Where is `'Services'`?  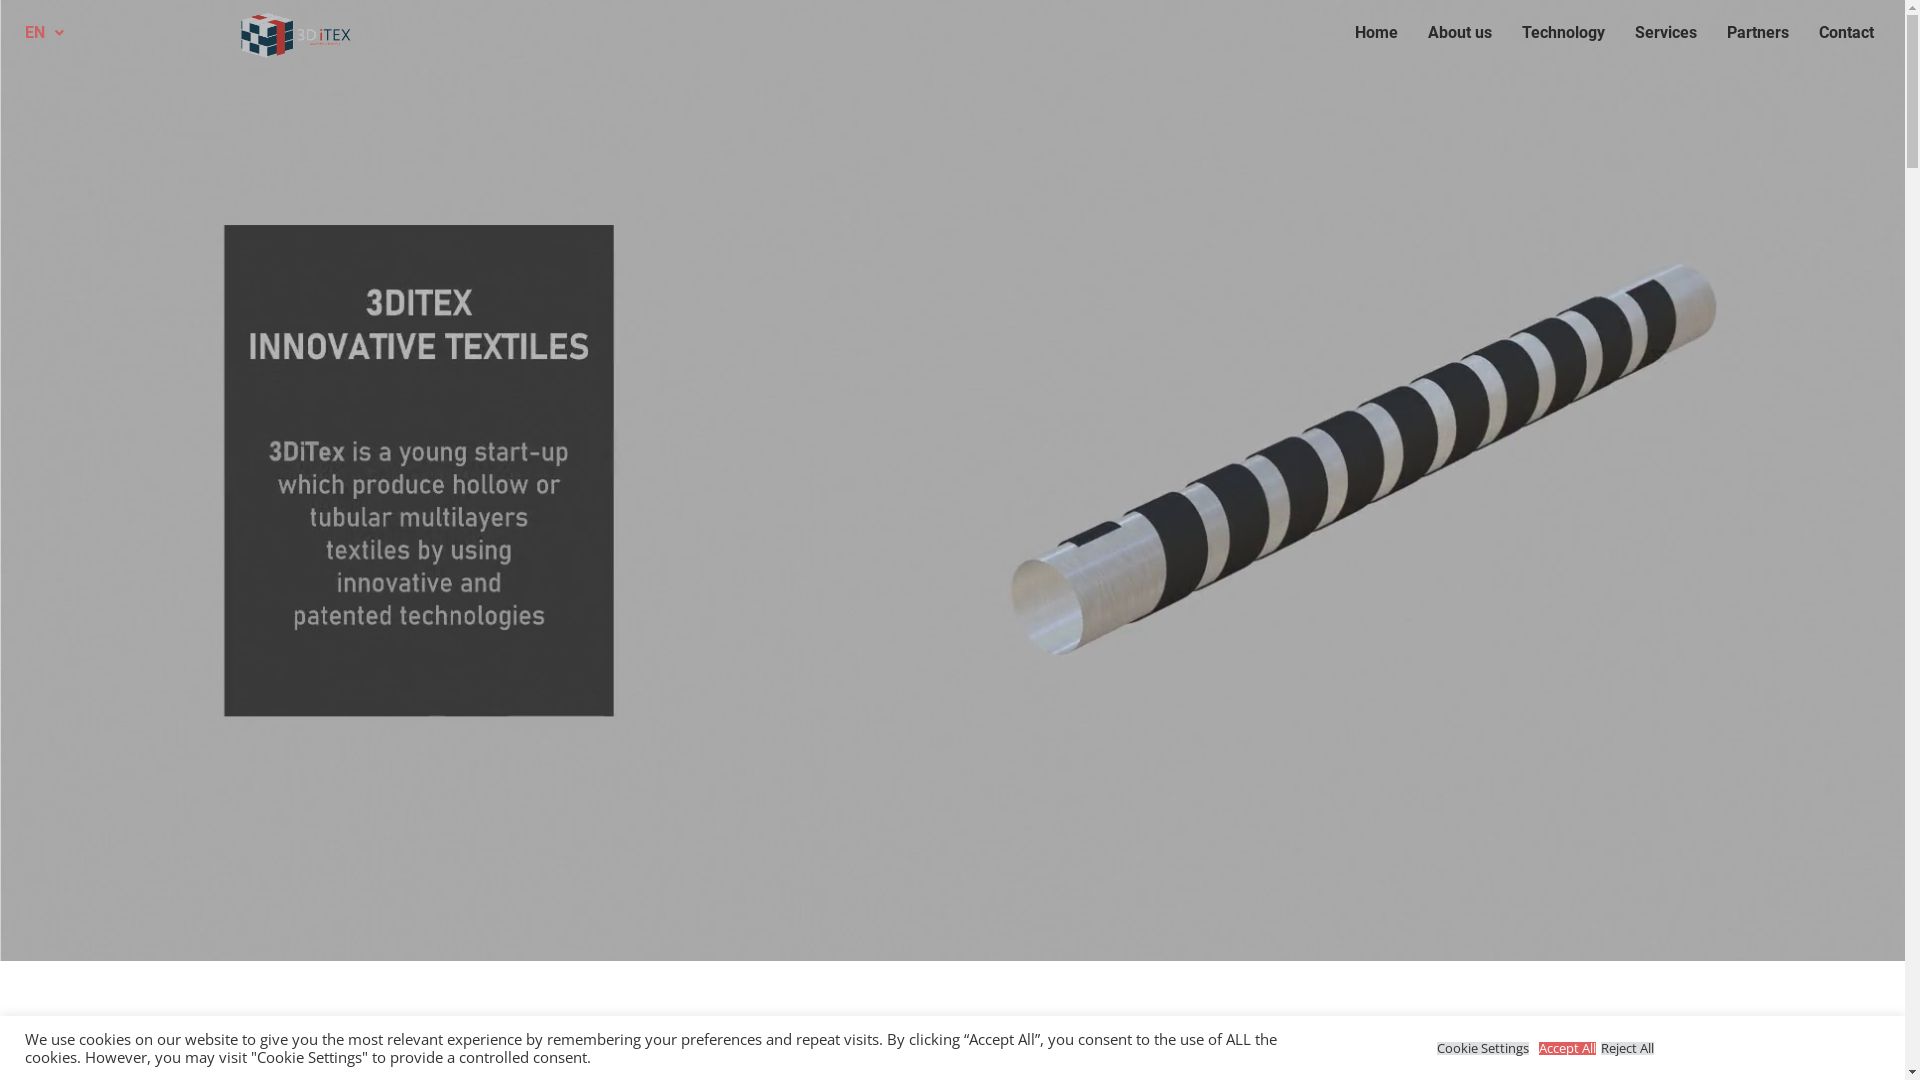 'Services' is located at coordinates (1620, 33).